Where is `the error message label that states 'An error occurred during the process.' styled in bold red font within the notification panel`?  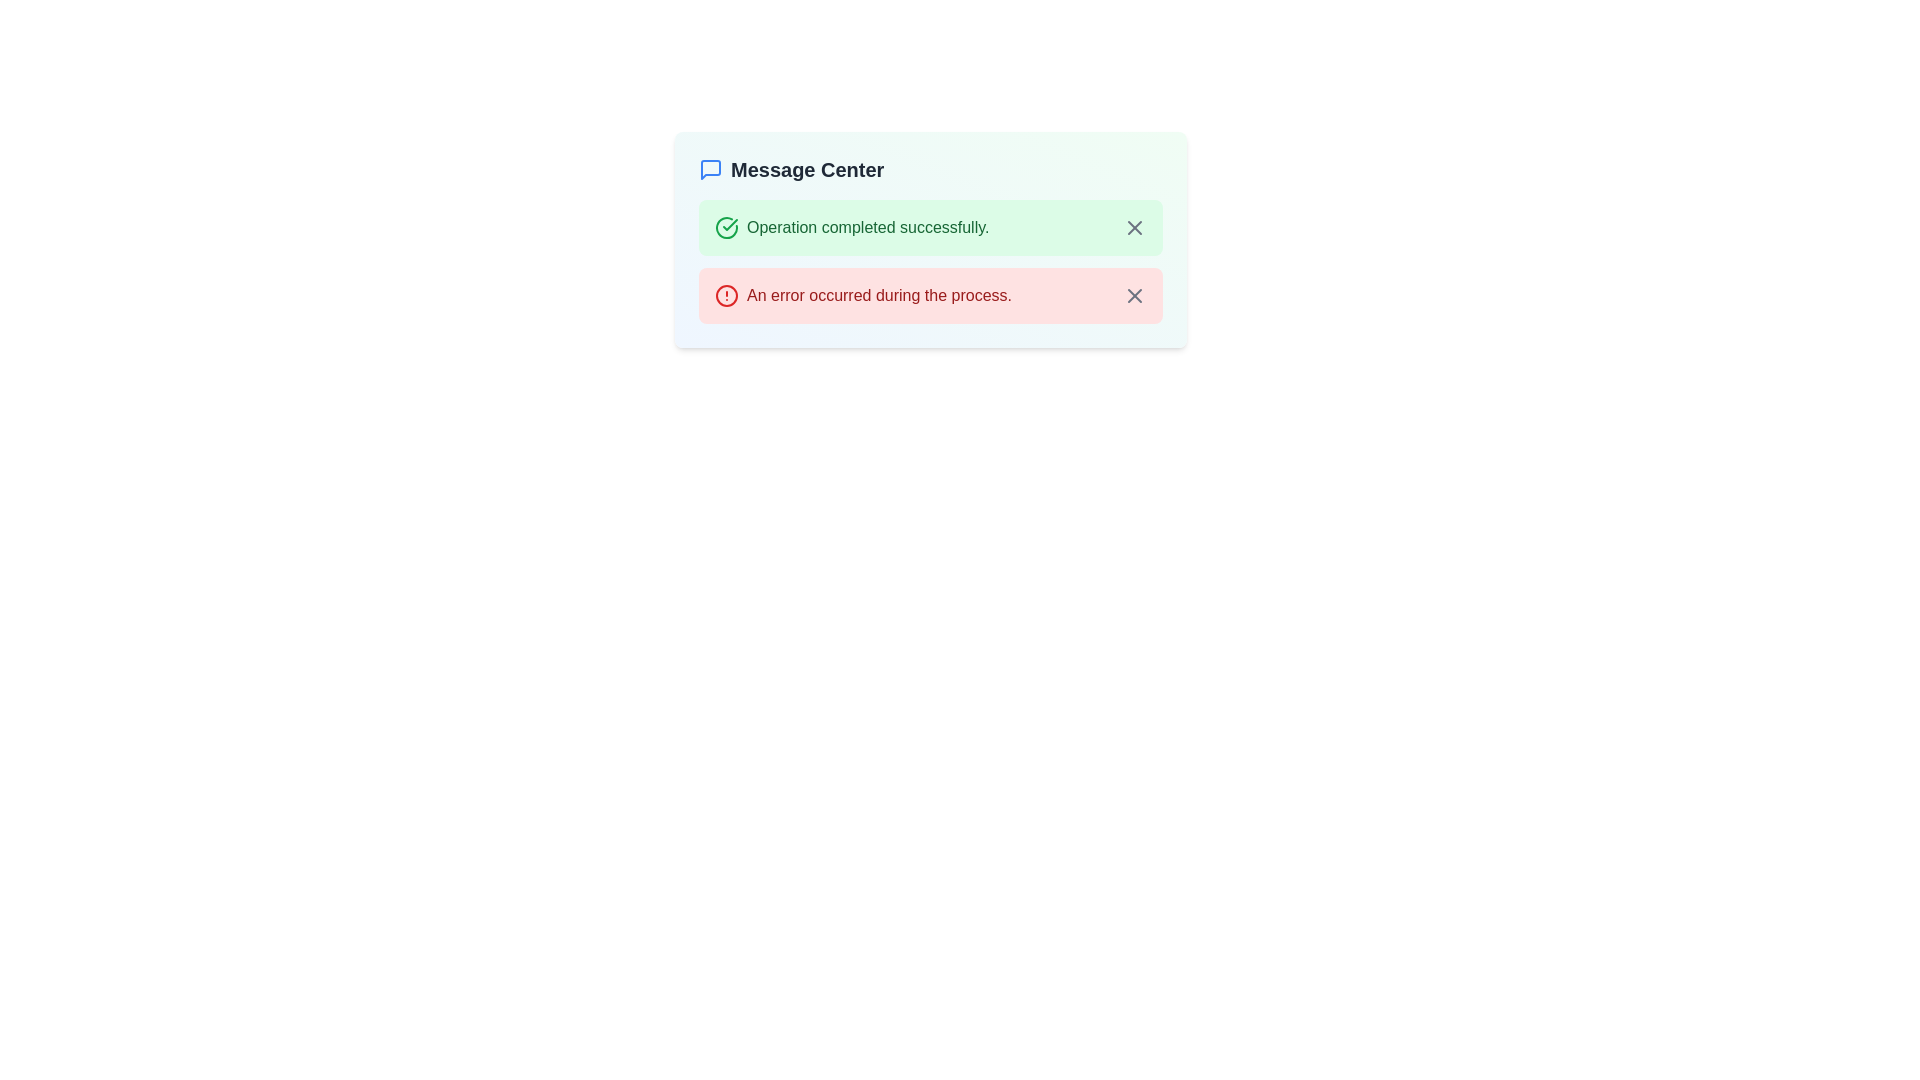
the error message label that states 'An error occurred during the process.' styled in bold red font within the notification panel is located at coordinates (879, 296).